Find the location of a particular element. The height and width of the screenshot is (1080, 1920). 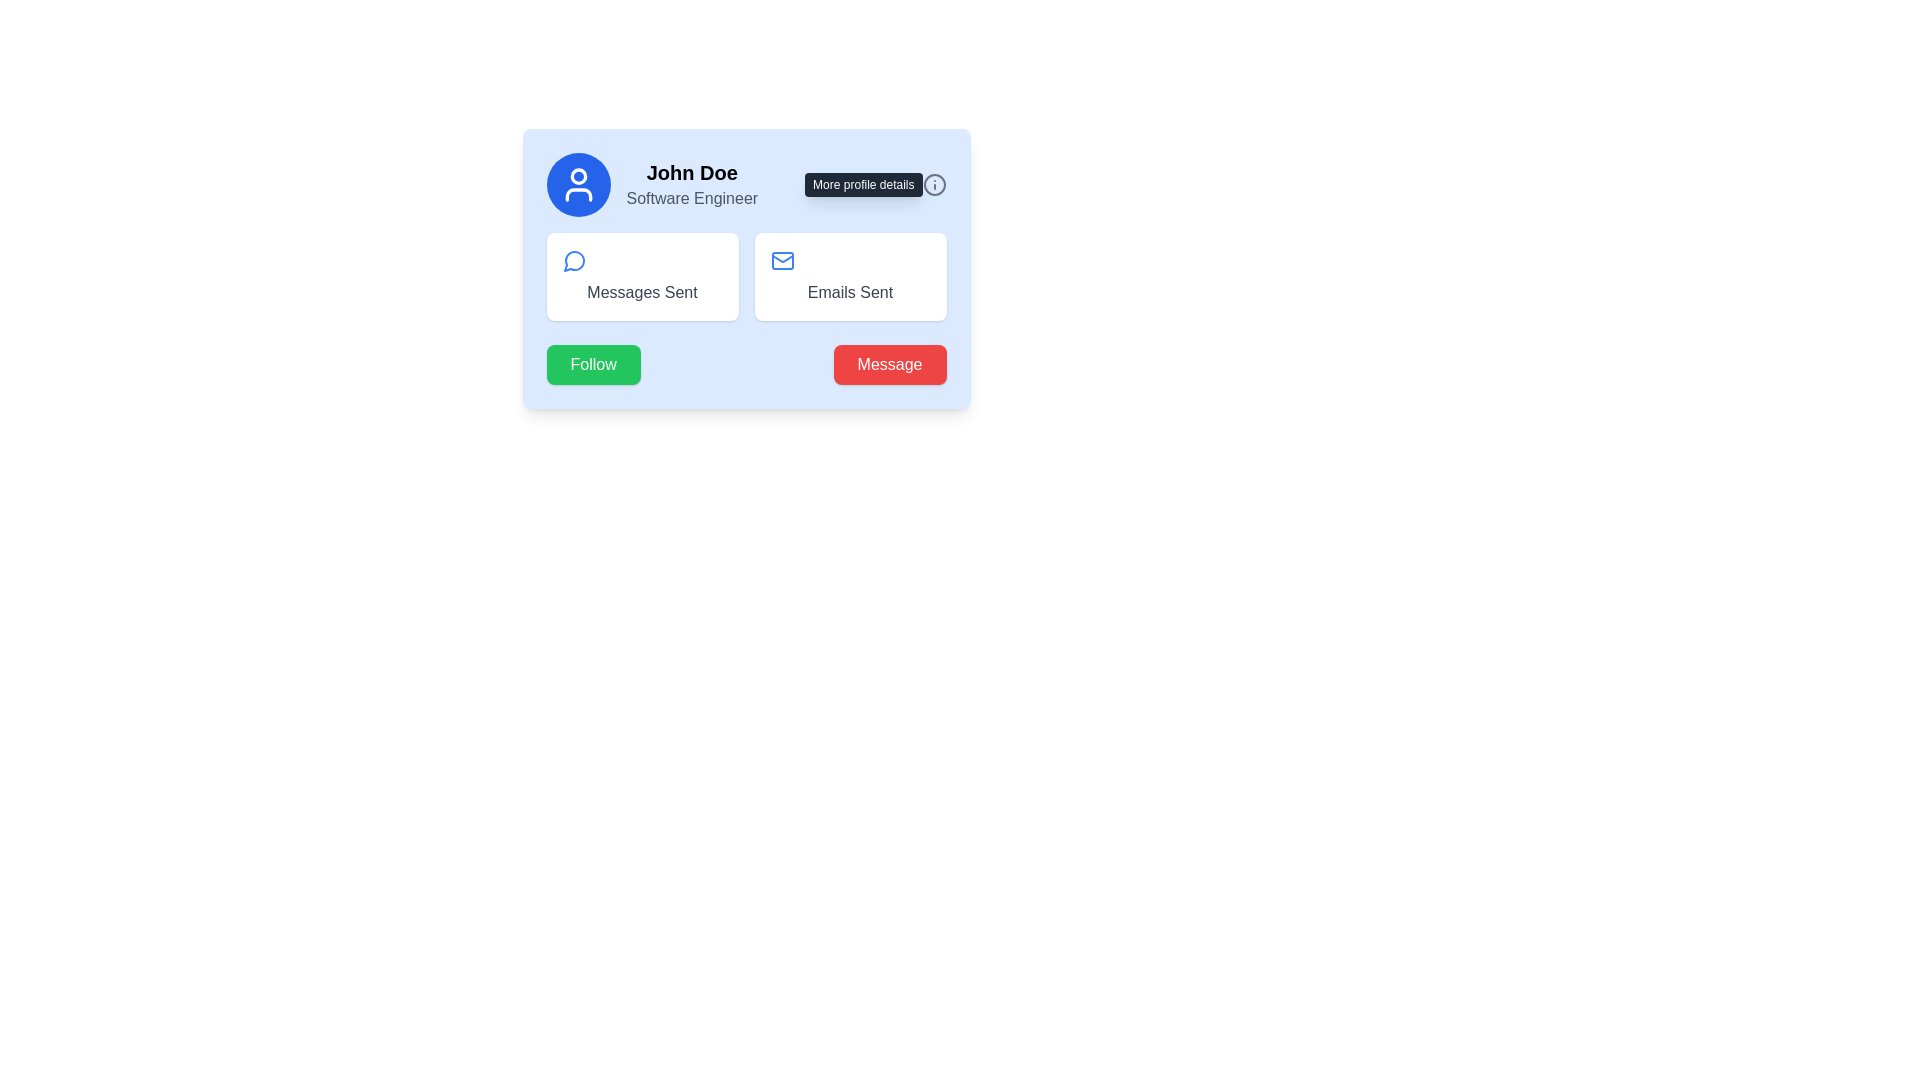

the Profile Summary Card in the top-left area of the user profile card is located at coordinates (652, 185).